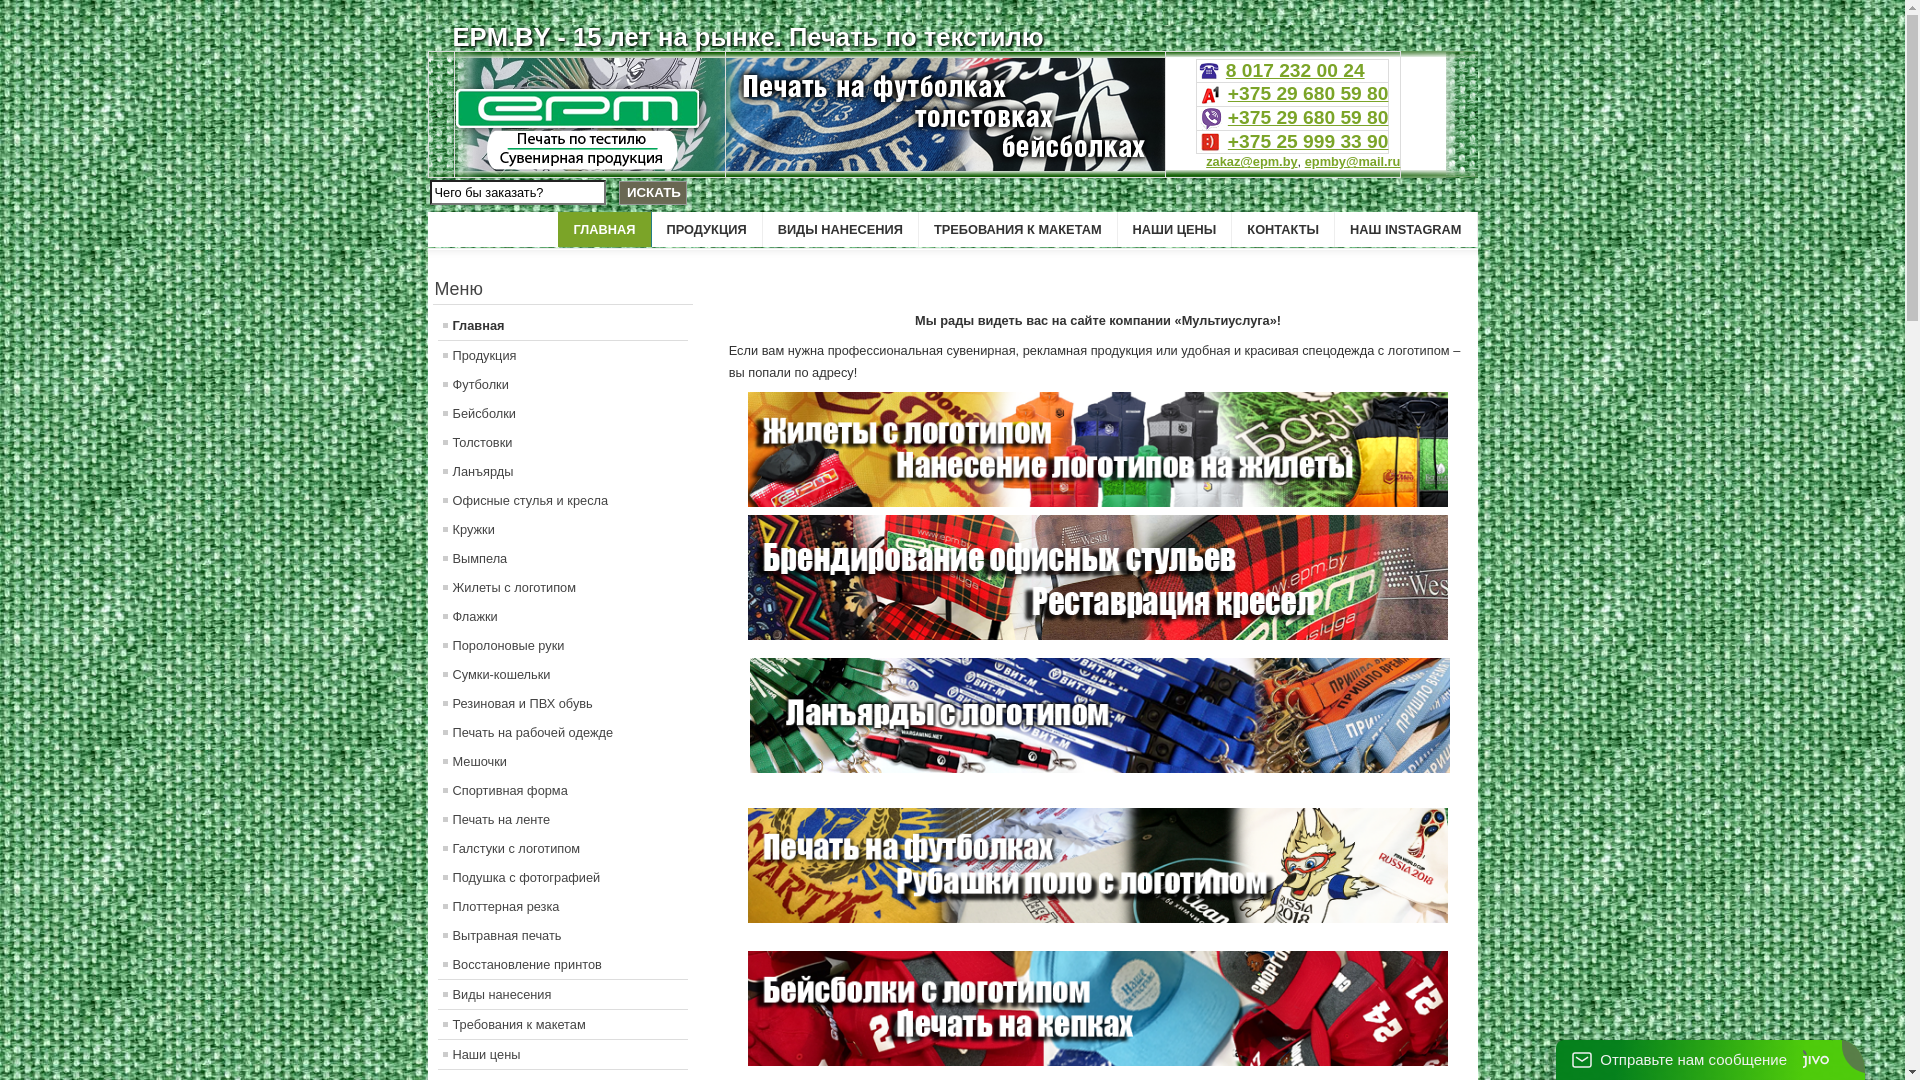 The image size is (1920, 1080). Describe the element at coordinates (1308, 140) in the screenshot. I see `'+375 25 999 33 90'` at that location.